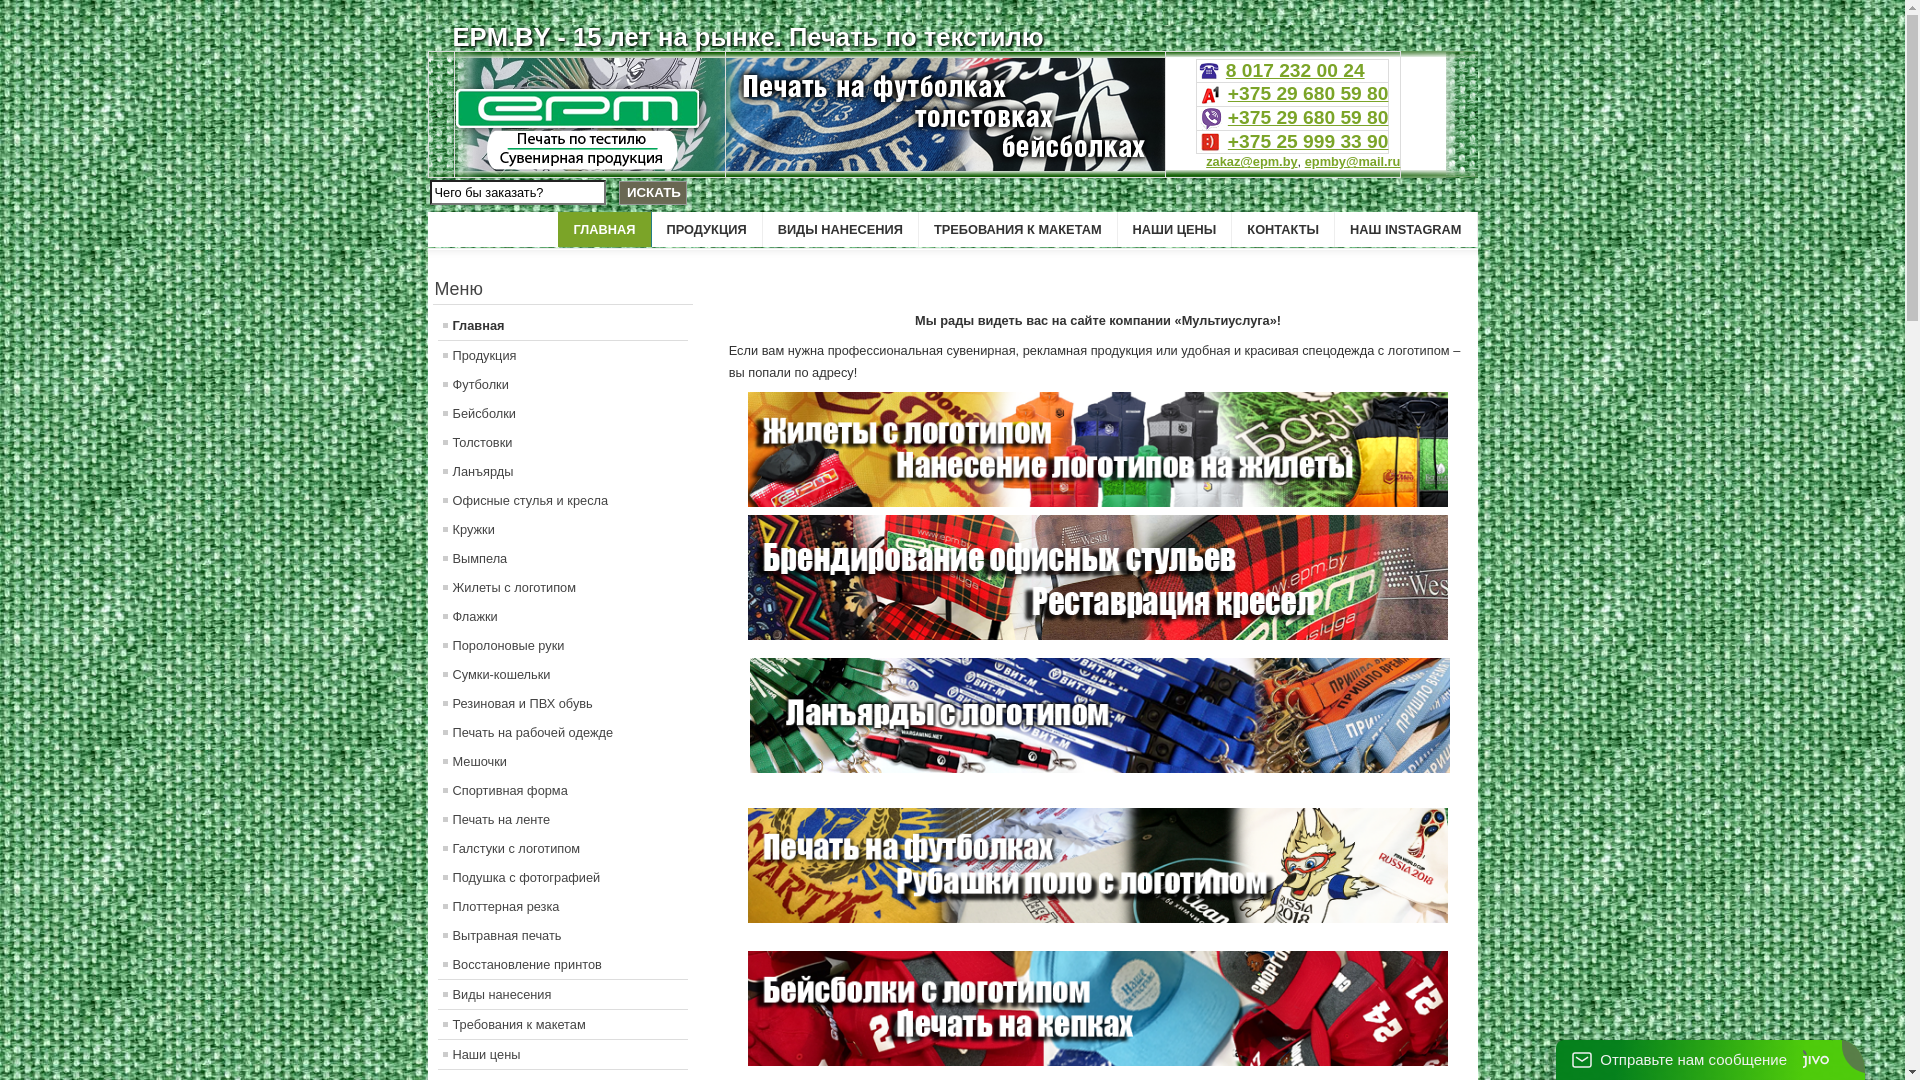 The image size is (1920, 1080). Describe the element at coordinates (1308, 140) in the screenshot. I see `'+375 25 999 33 90'` at that location.